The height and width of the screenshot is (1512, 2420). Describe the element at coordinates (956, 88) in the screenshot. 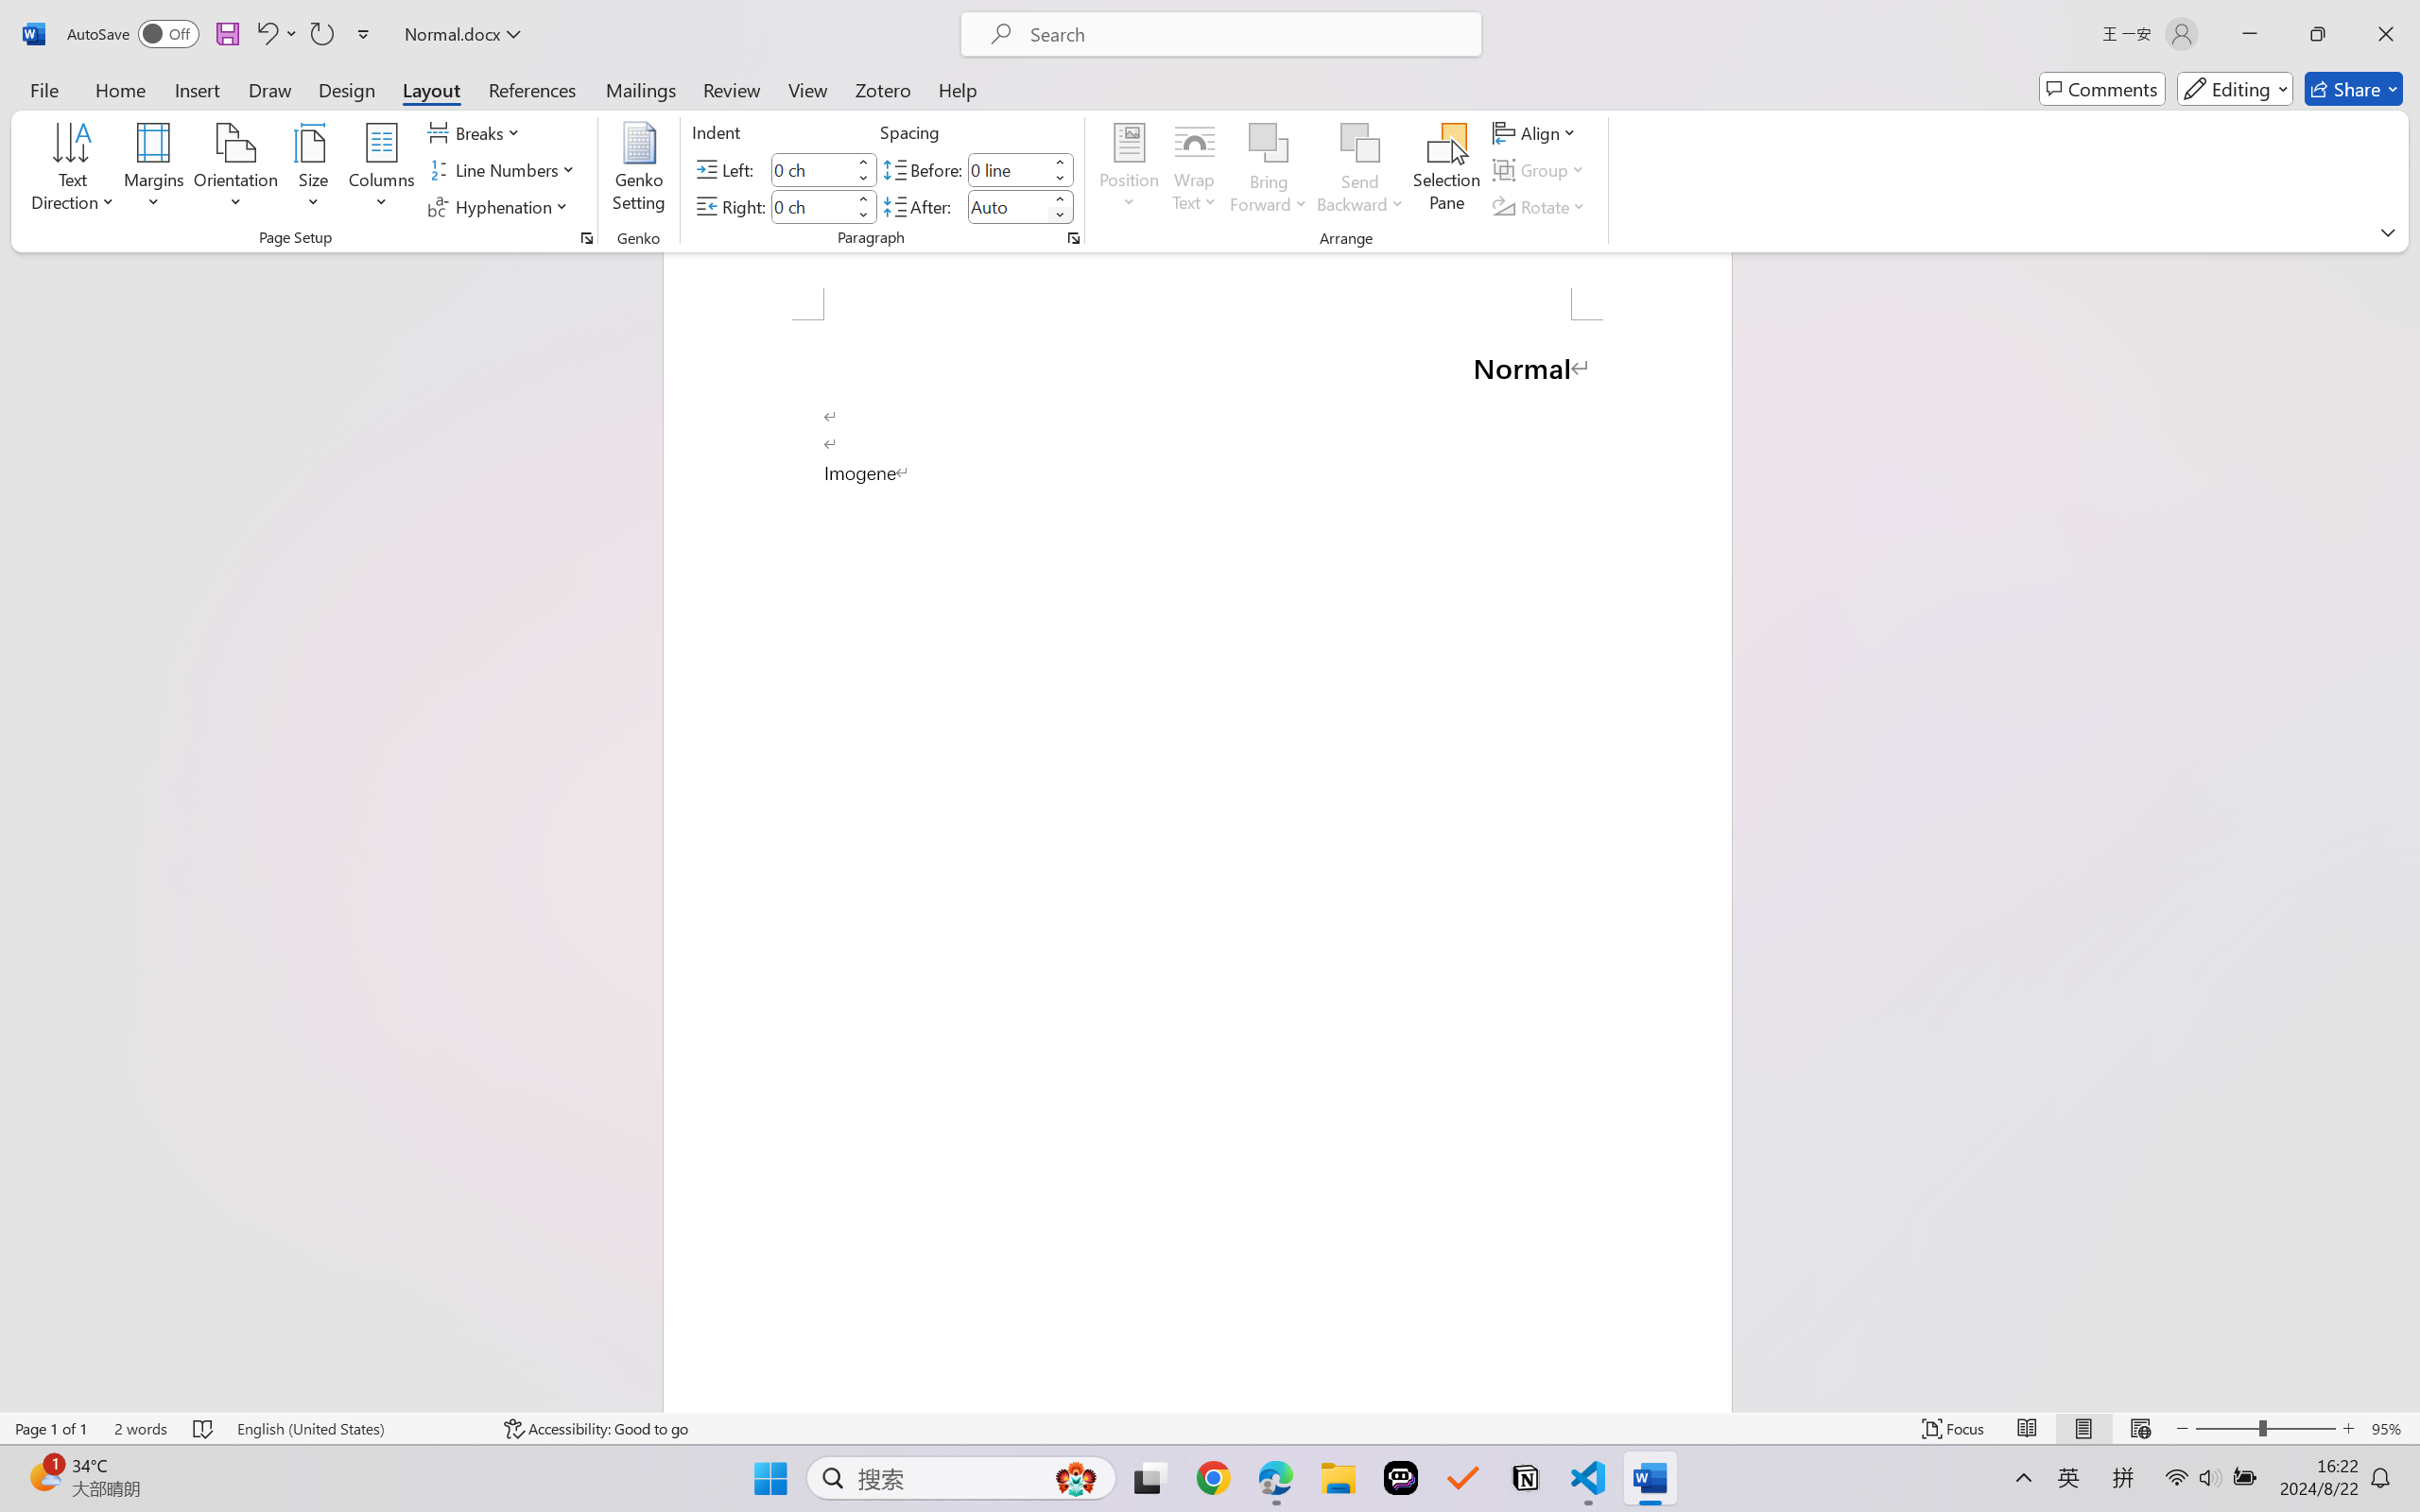

I see `'Help'` at that location.